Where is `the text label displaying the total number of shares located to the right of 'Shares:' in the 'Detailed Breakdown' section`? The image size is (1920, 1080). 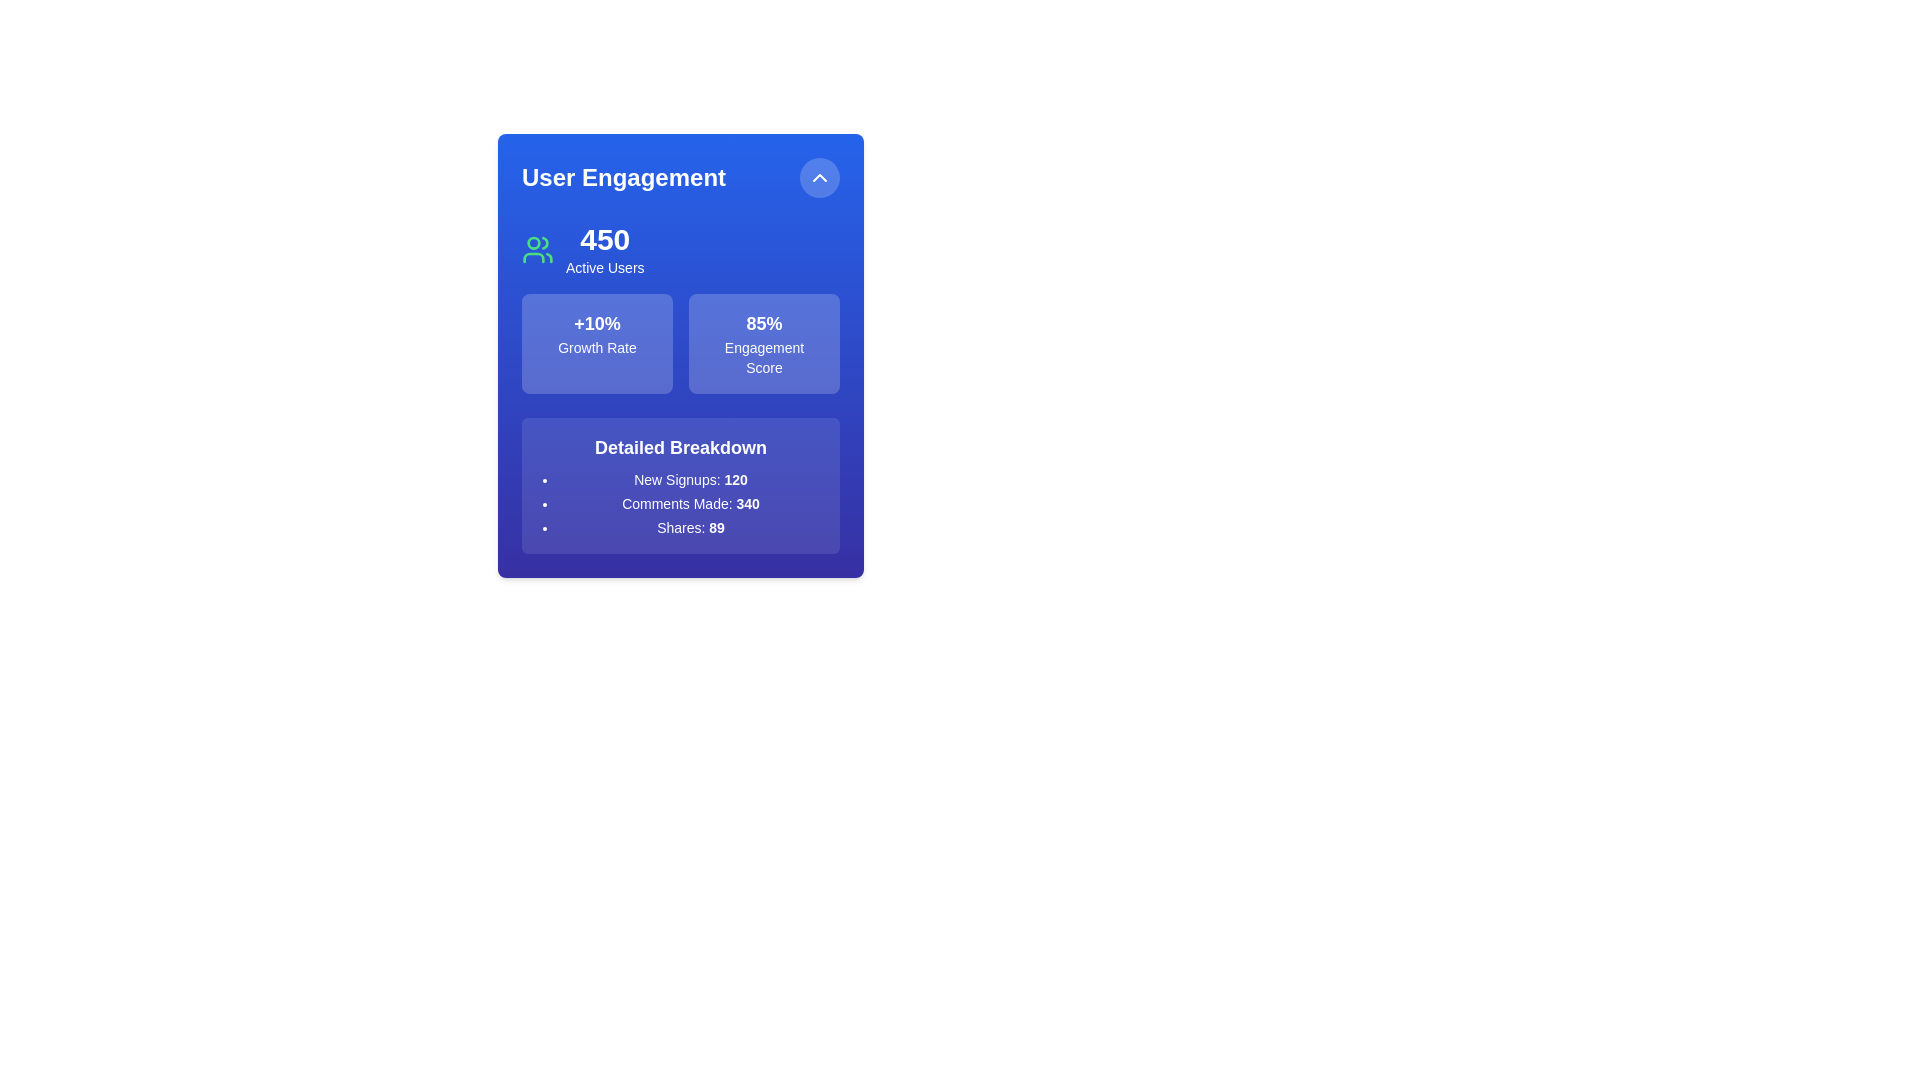 the text label displaying the total number of shares located to the right of 'Shares:' in the 'Detailed Breakdown' section is located at coordinates (717, 527).